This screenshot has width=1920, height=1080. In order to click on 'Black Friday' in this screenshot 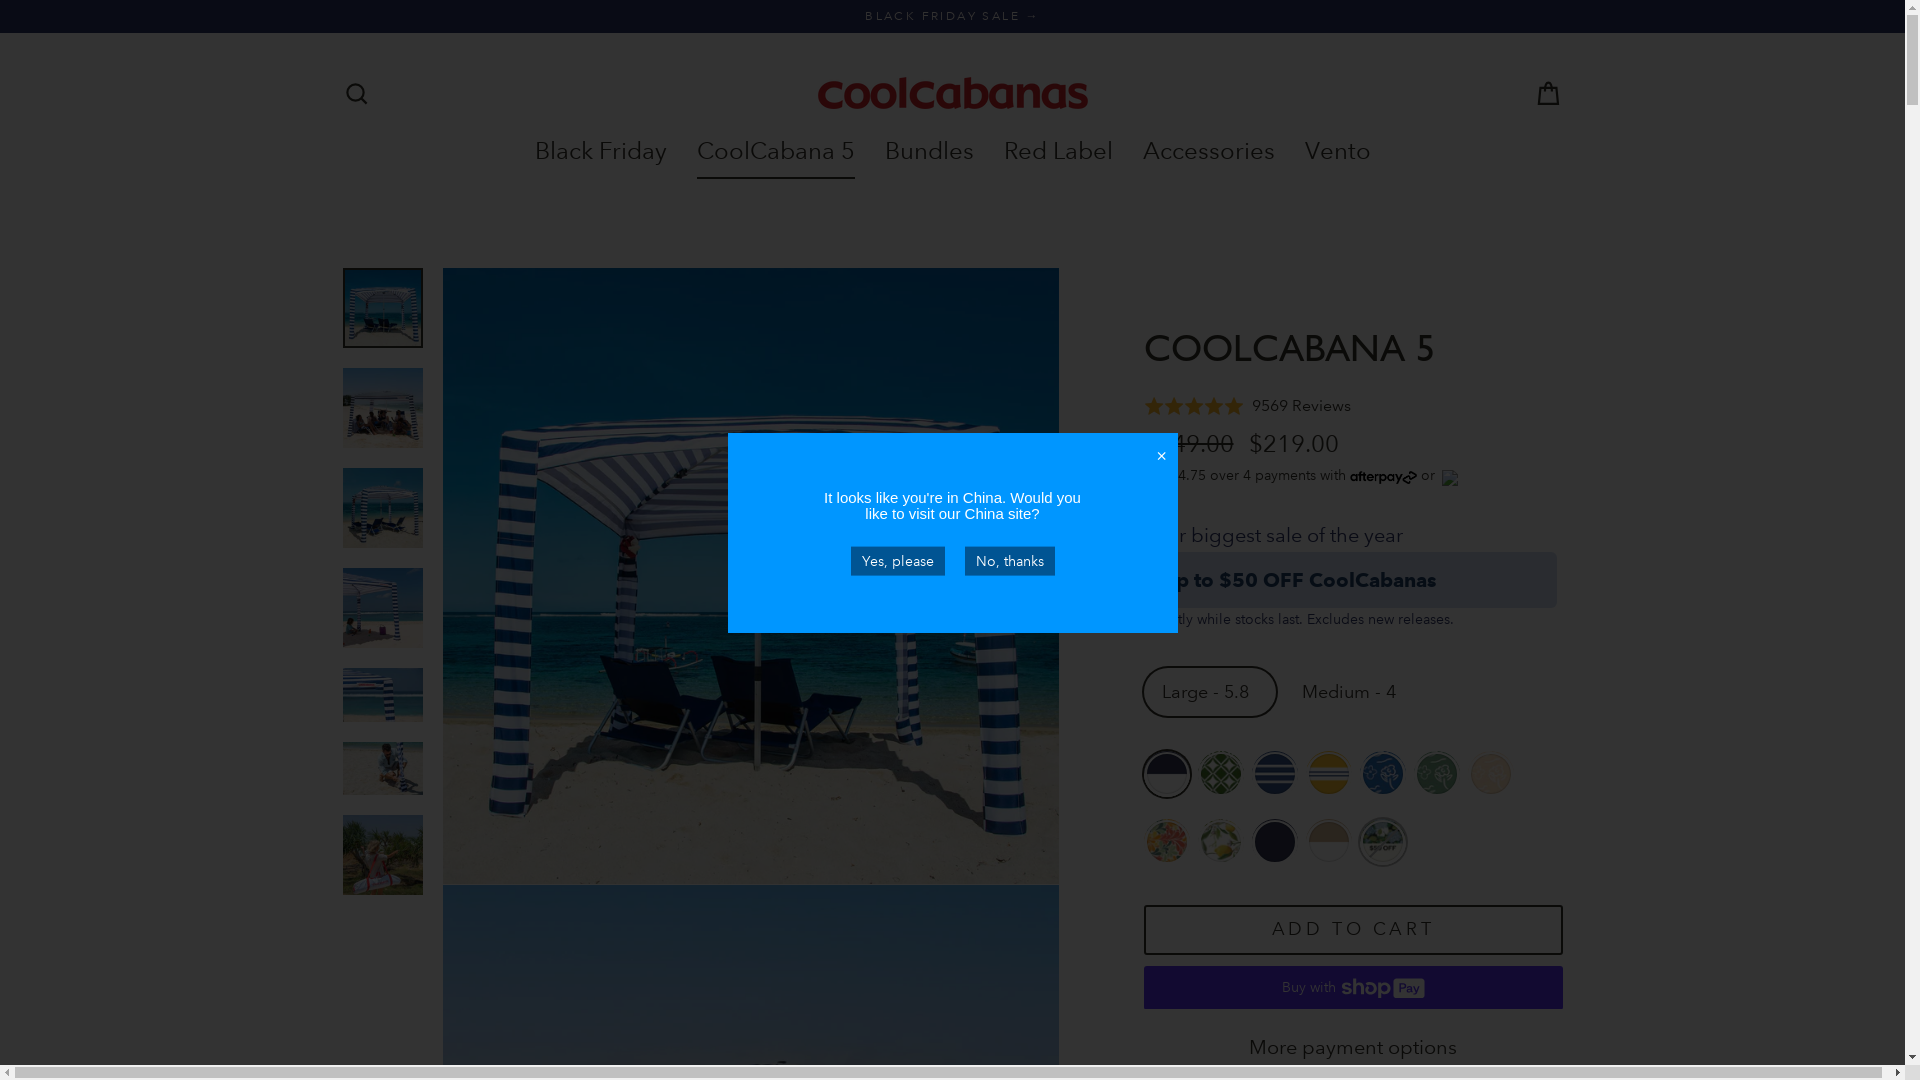, I will do `click(519, 149)`.